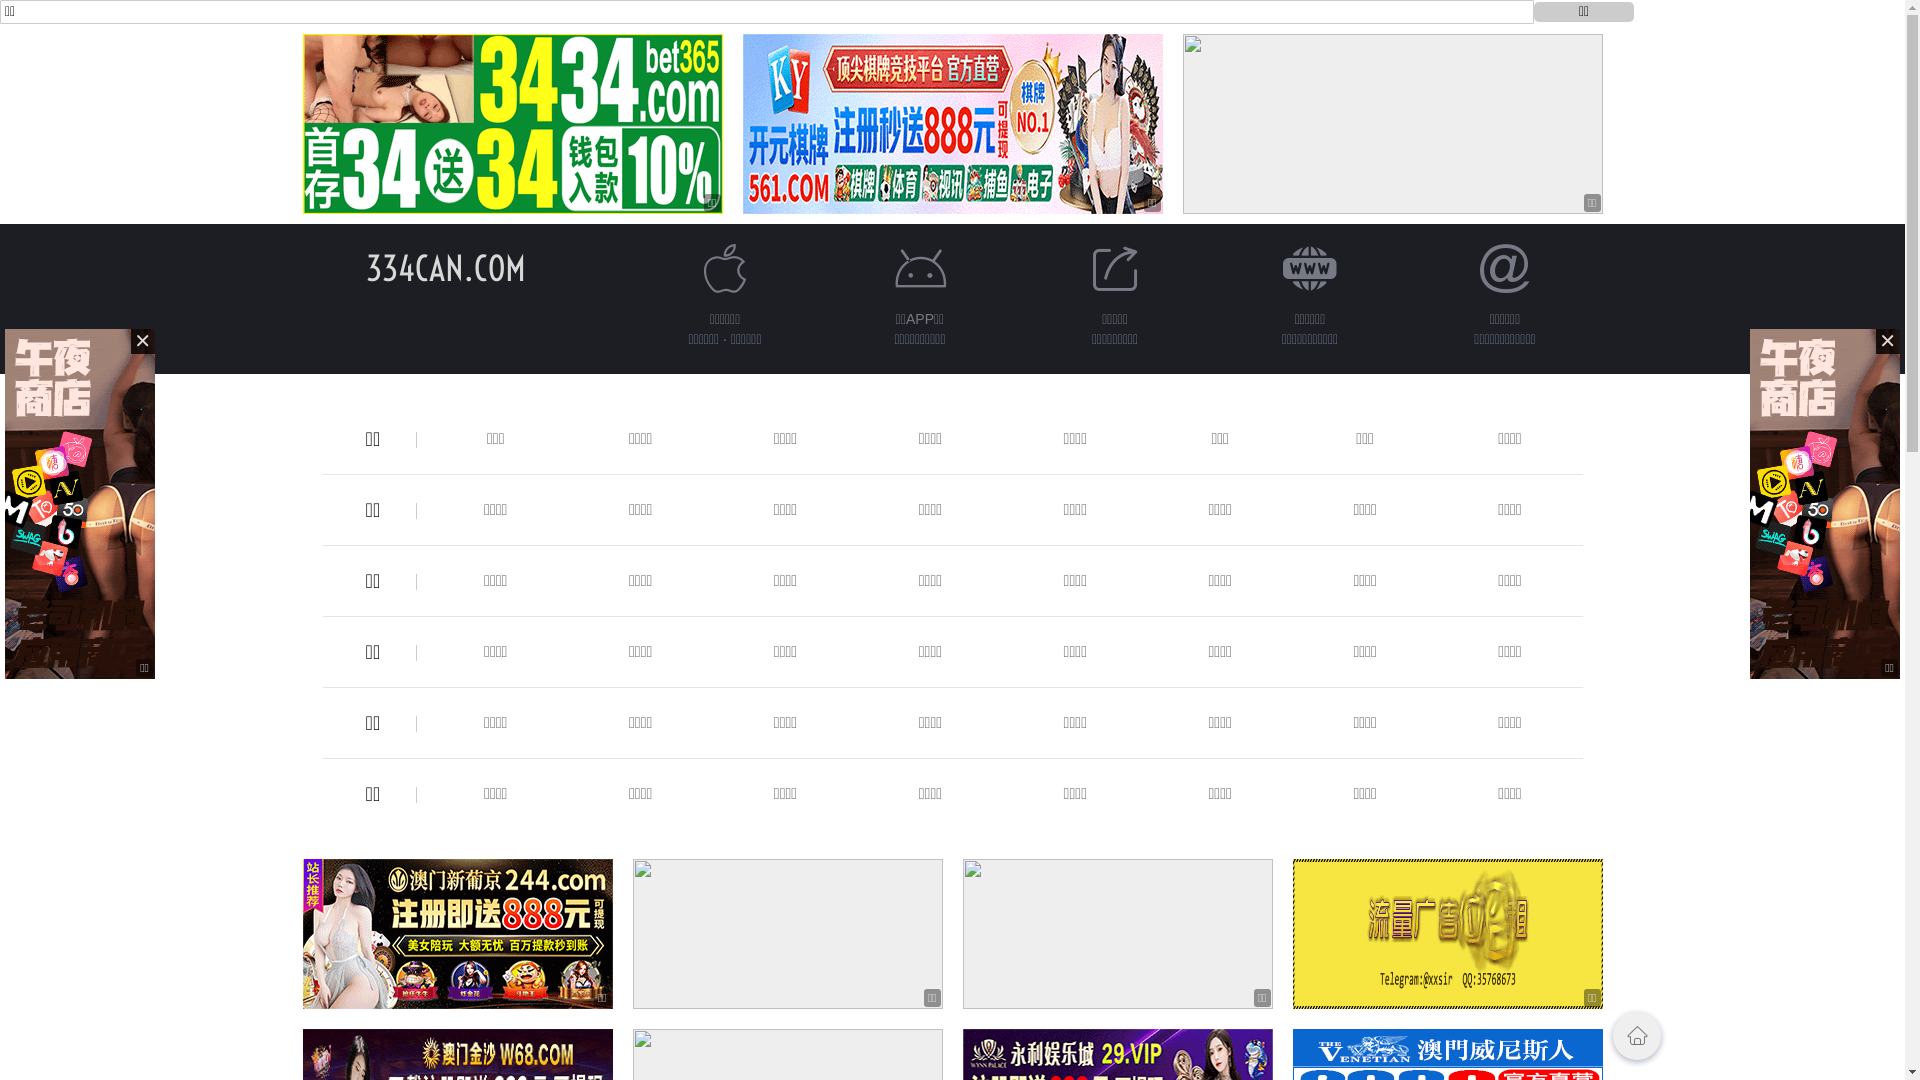 This screenshot has height=1080, width=1920. Describe the element at coordinates (445, 267) in the screenshot. I see `'334CAN.COM'` at that location.